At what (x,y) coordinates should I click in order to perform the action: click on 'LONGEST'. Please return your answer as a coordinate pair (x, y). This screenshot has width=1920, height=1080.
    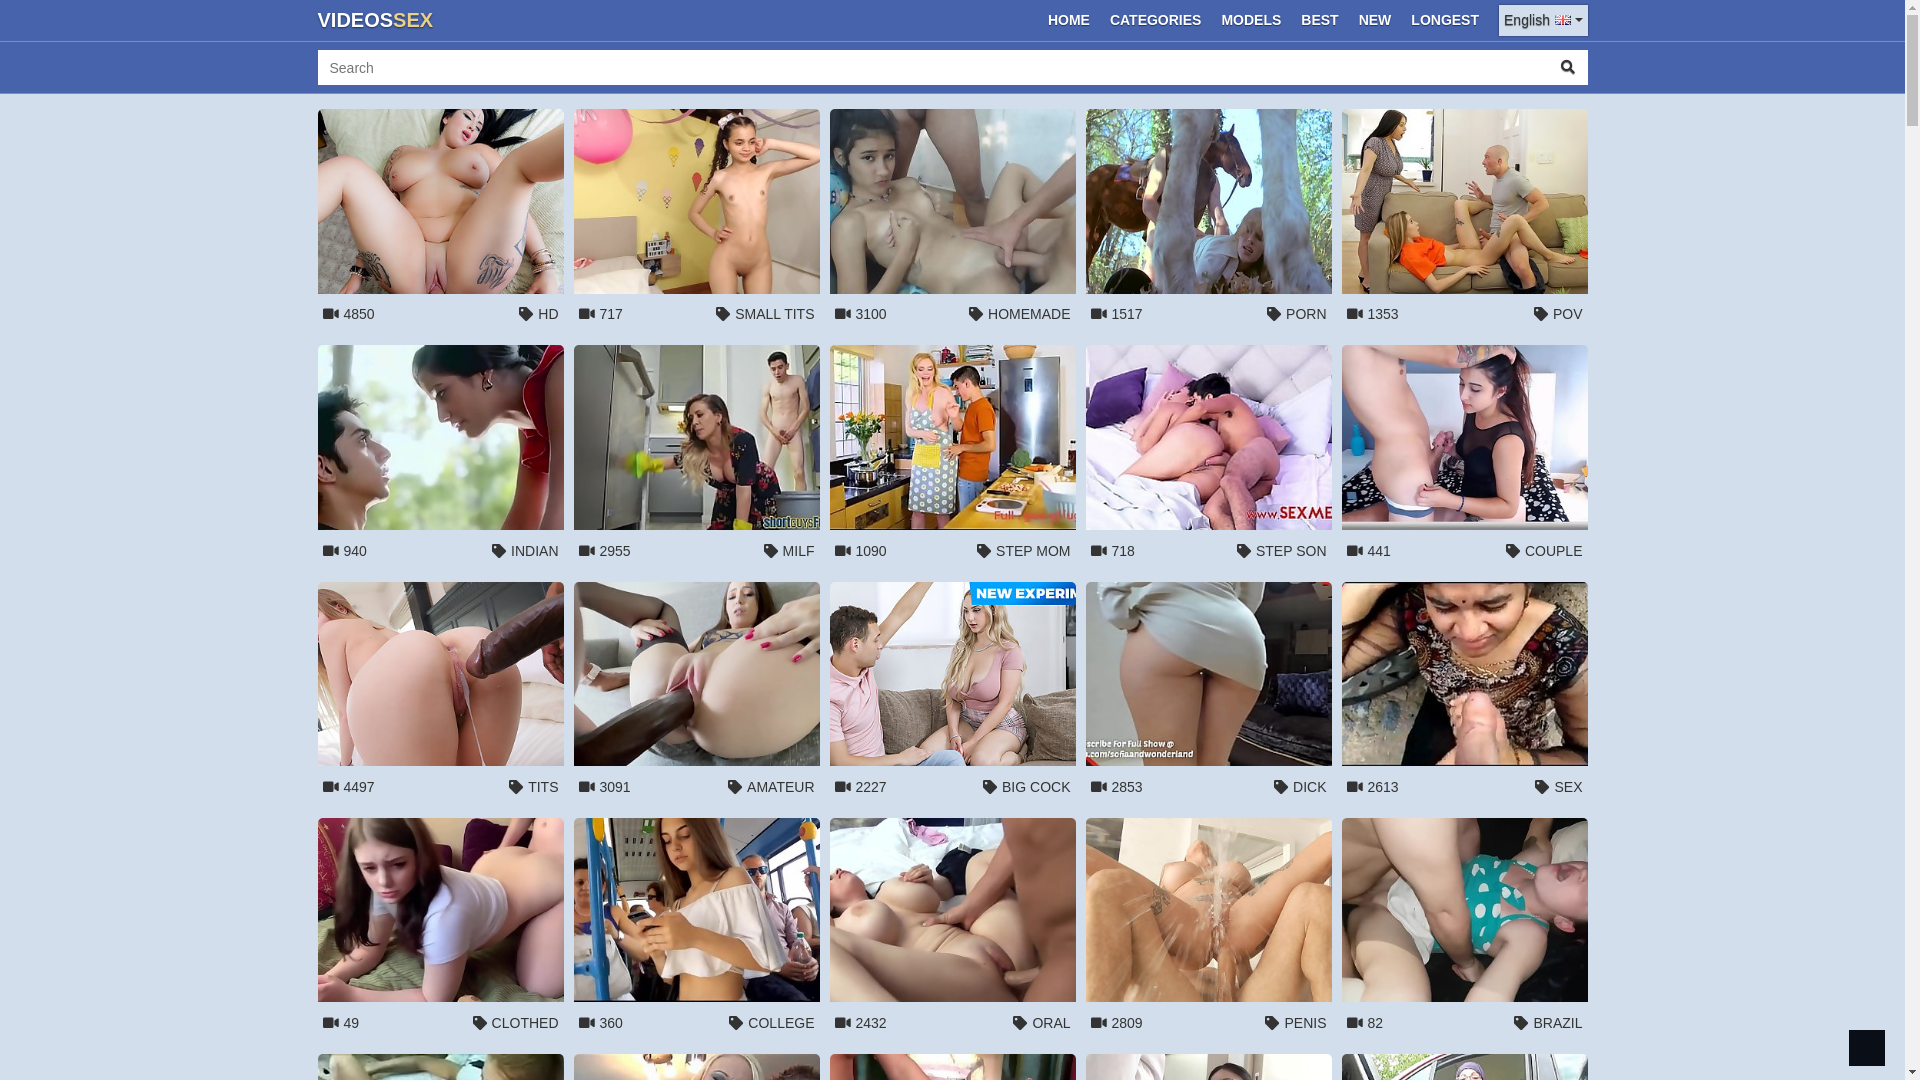
    Looking at the image, I should click on (1401, 20).